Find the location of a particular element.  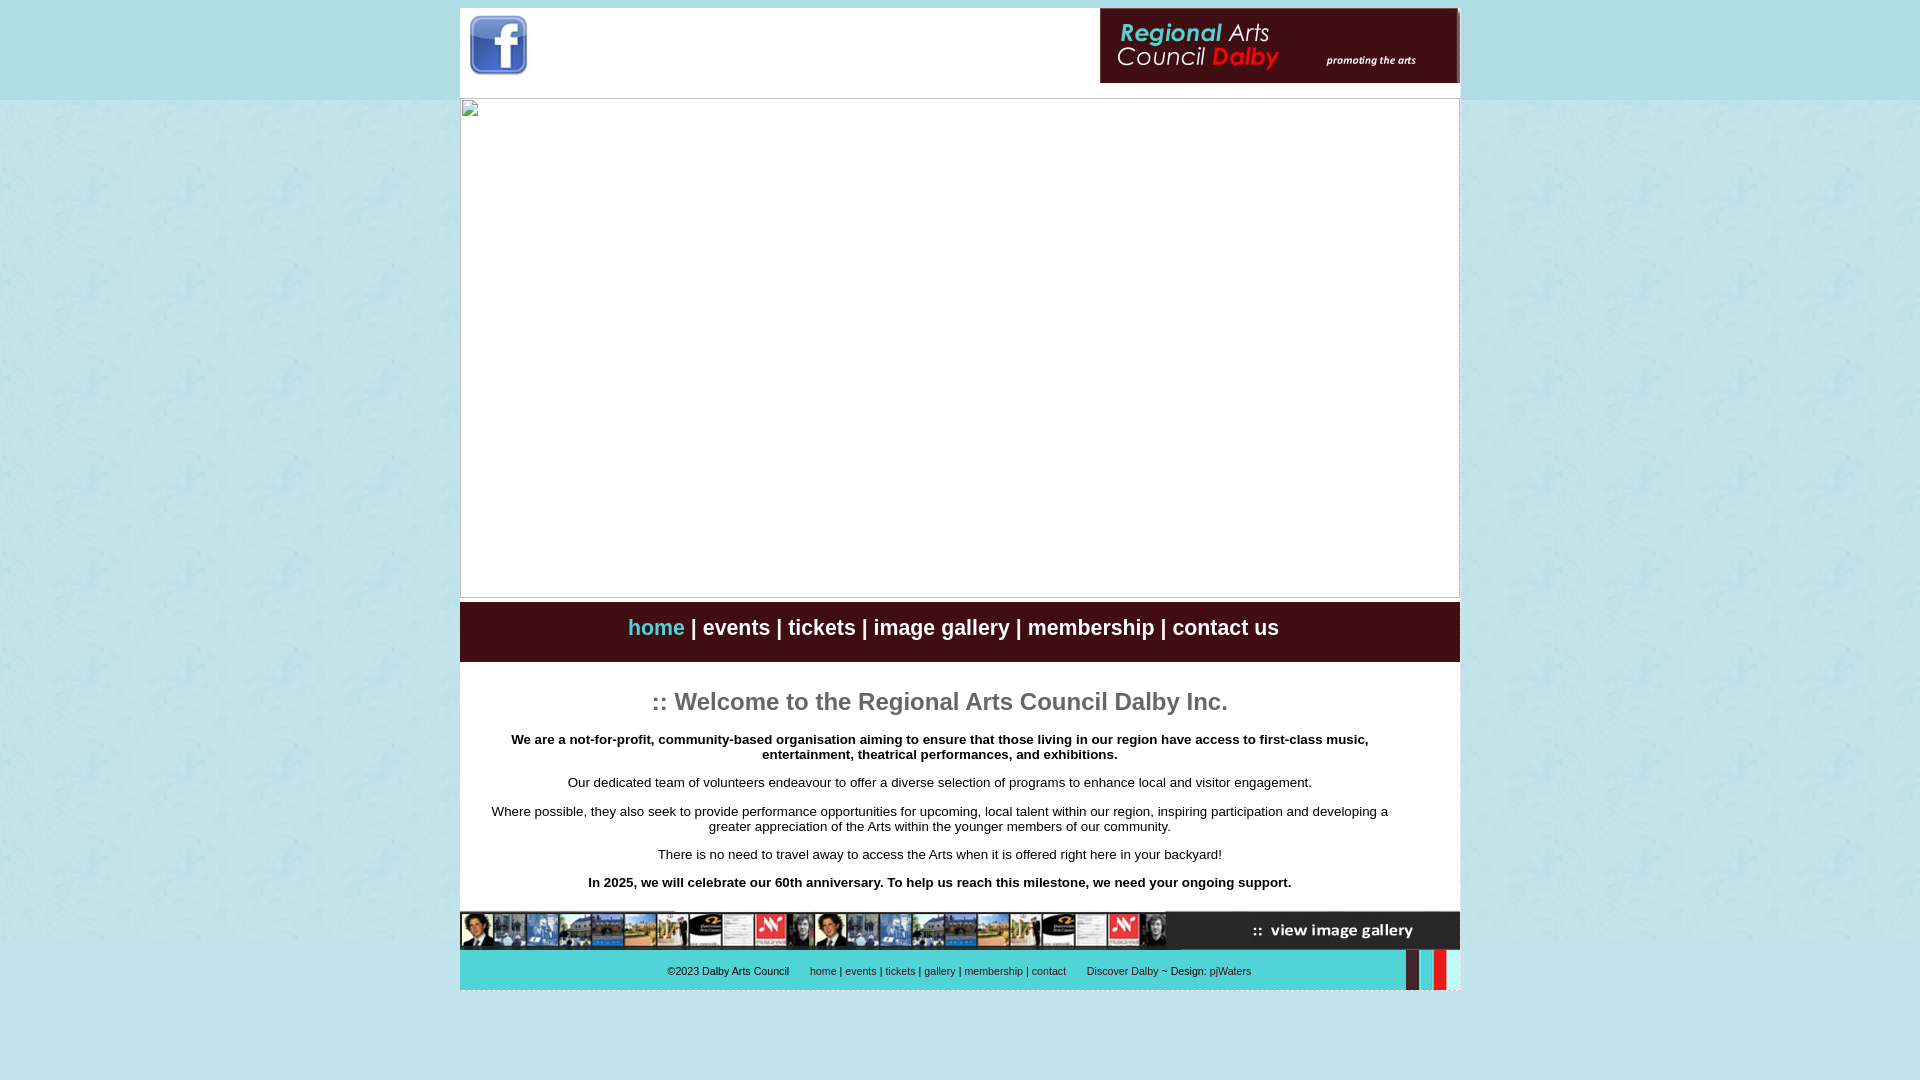

'events' is located at coordinates (860, 970).